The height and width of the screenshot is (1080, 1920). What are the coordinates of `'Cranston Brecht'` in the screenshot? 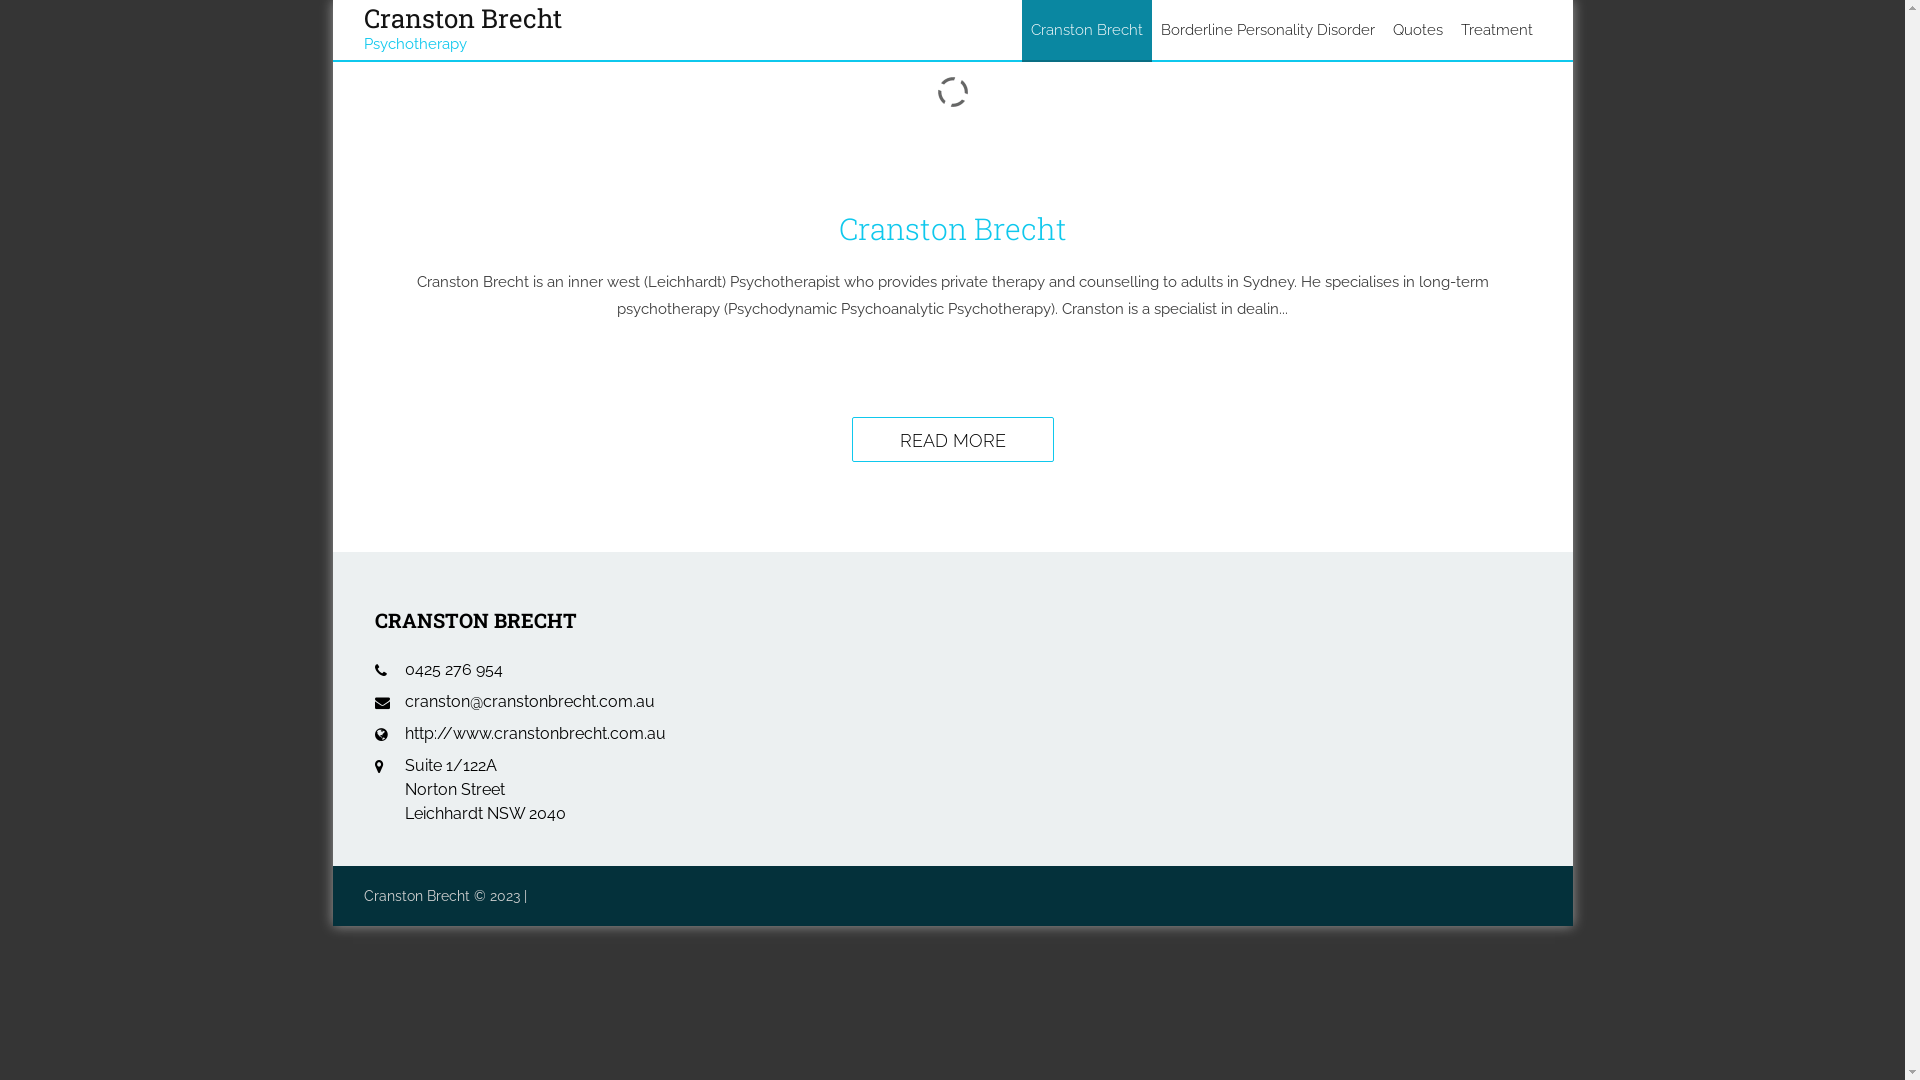 It's located at (1022, 30).